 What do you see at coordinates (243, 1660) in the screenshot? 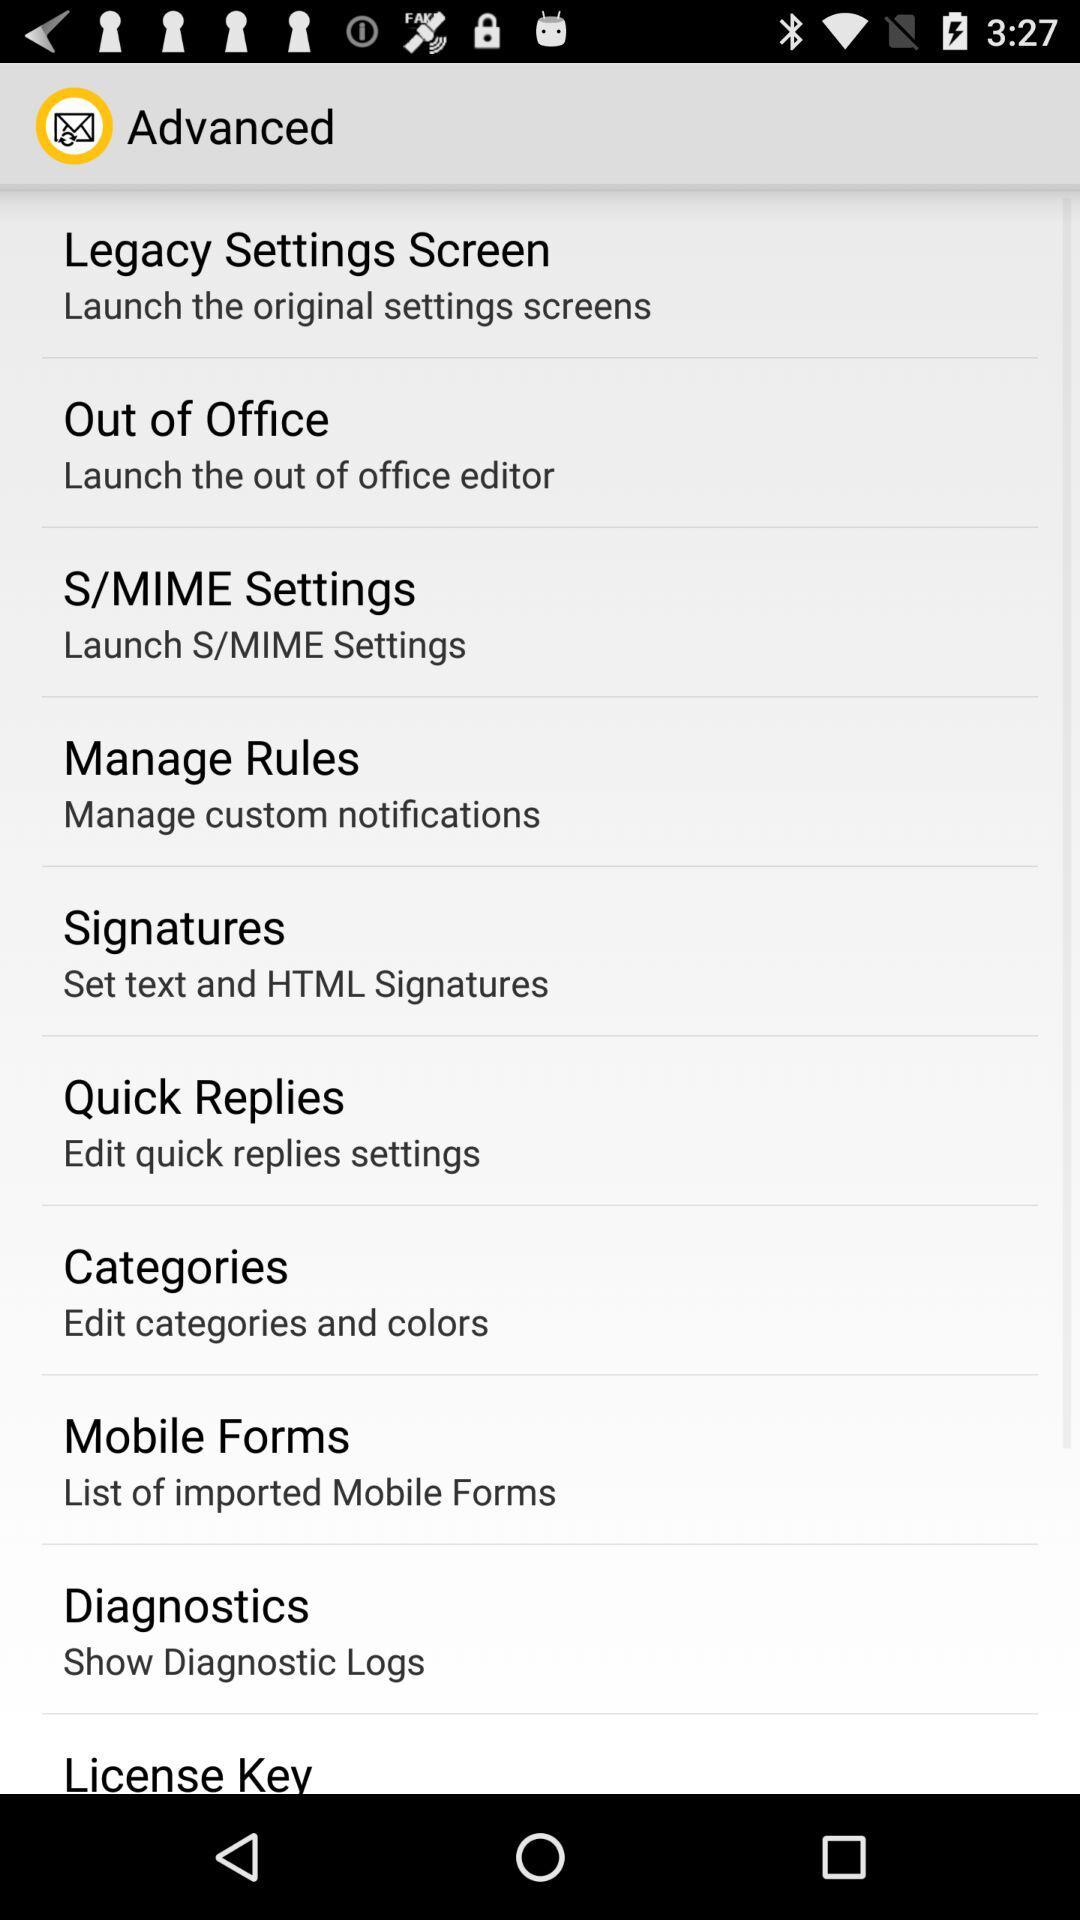
I see `icon below the diagnostics app` at bounding box center [243, 1660].